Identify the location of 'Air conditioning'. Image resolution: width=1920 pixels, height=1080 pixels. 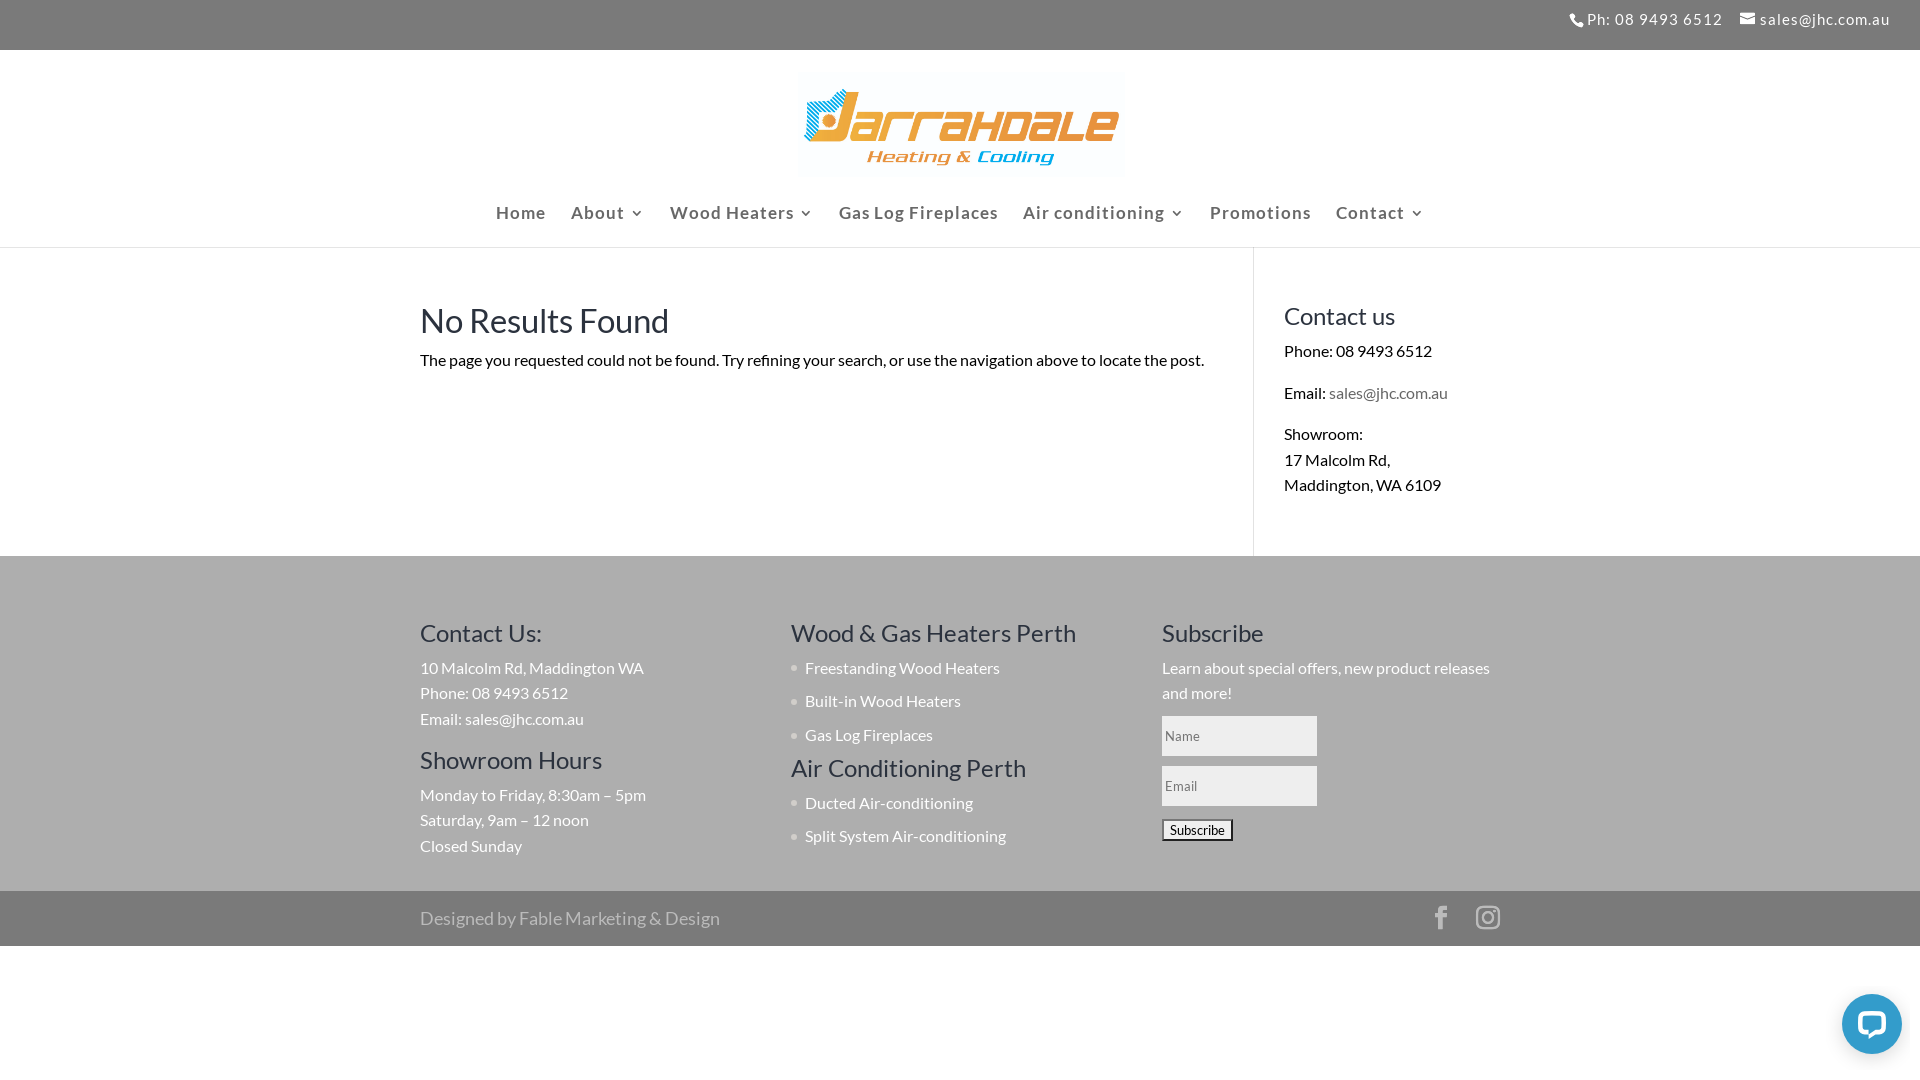
(1102, 225).